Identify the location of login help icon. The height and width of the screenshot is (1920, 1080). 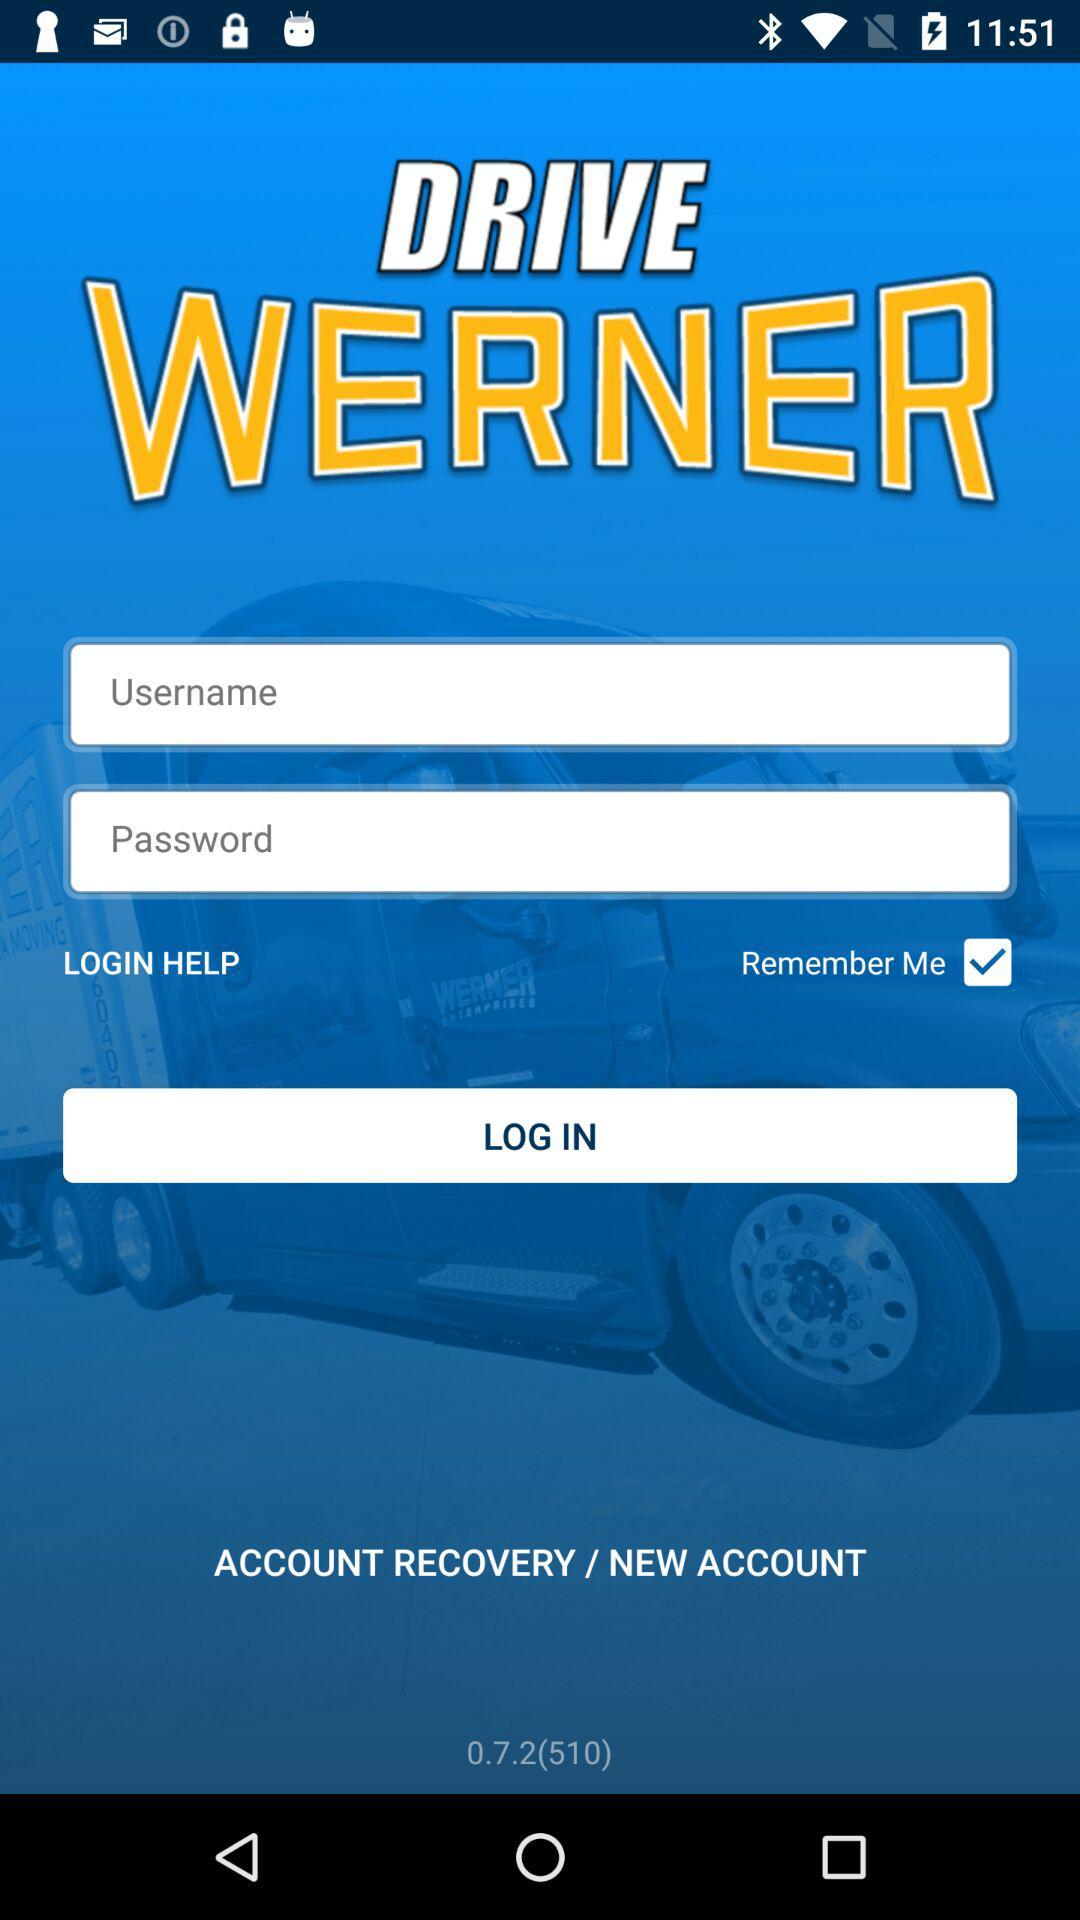
(177, 962).